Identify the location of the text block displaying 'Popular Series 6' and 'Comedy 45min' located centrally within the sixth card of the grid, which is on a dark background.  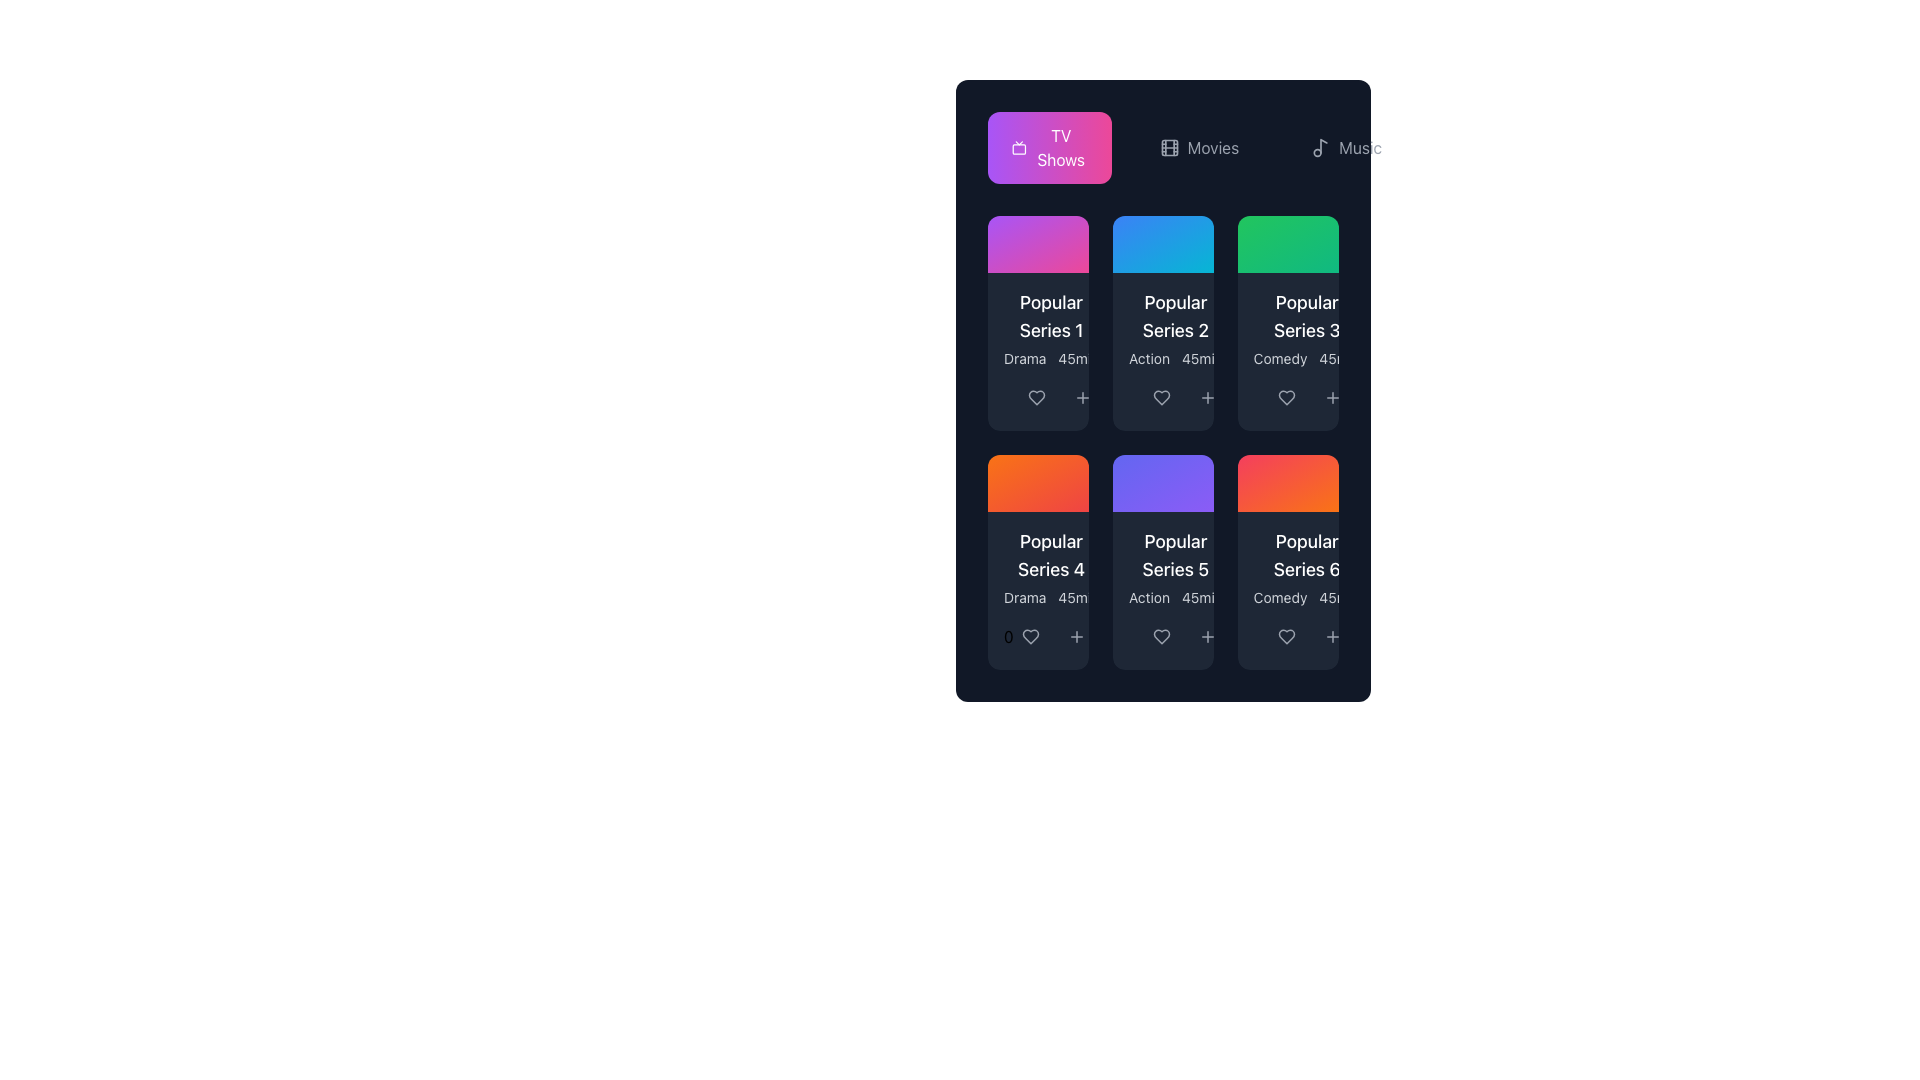
(1307, 567).